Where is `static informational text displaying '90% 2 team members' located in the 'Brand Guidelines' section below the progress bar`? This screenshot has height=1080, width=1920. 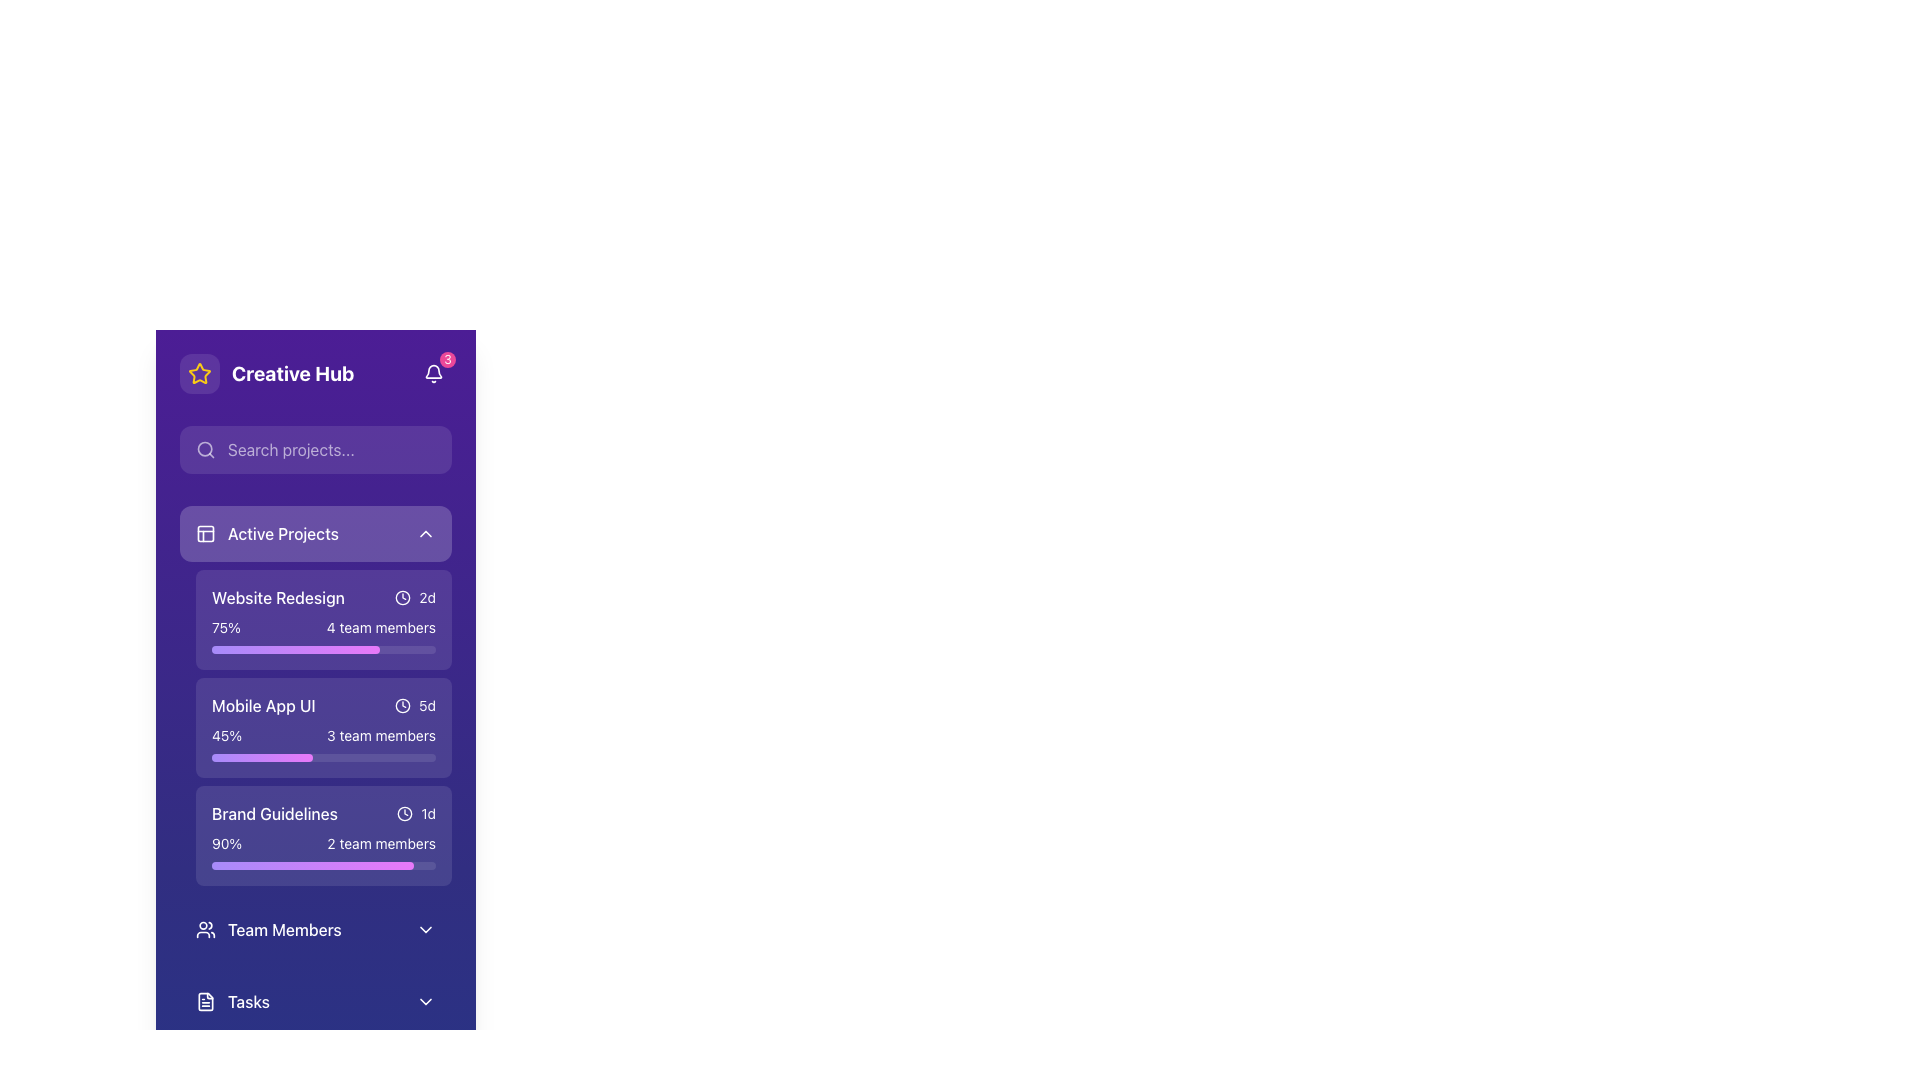
static informational text displaying '90% 2 team members' located in the 'Brand Guidelines' section below the progress bar is located at coordinates (324, 844).